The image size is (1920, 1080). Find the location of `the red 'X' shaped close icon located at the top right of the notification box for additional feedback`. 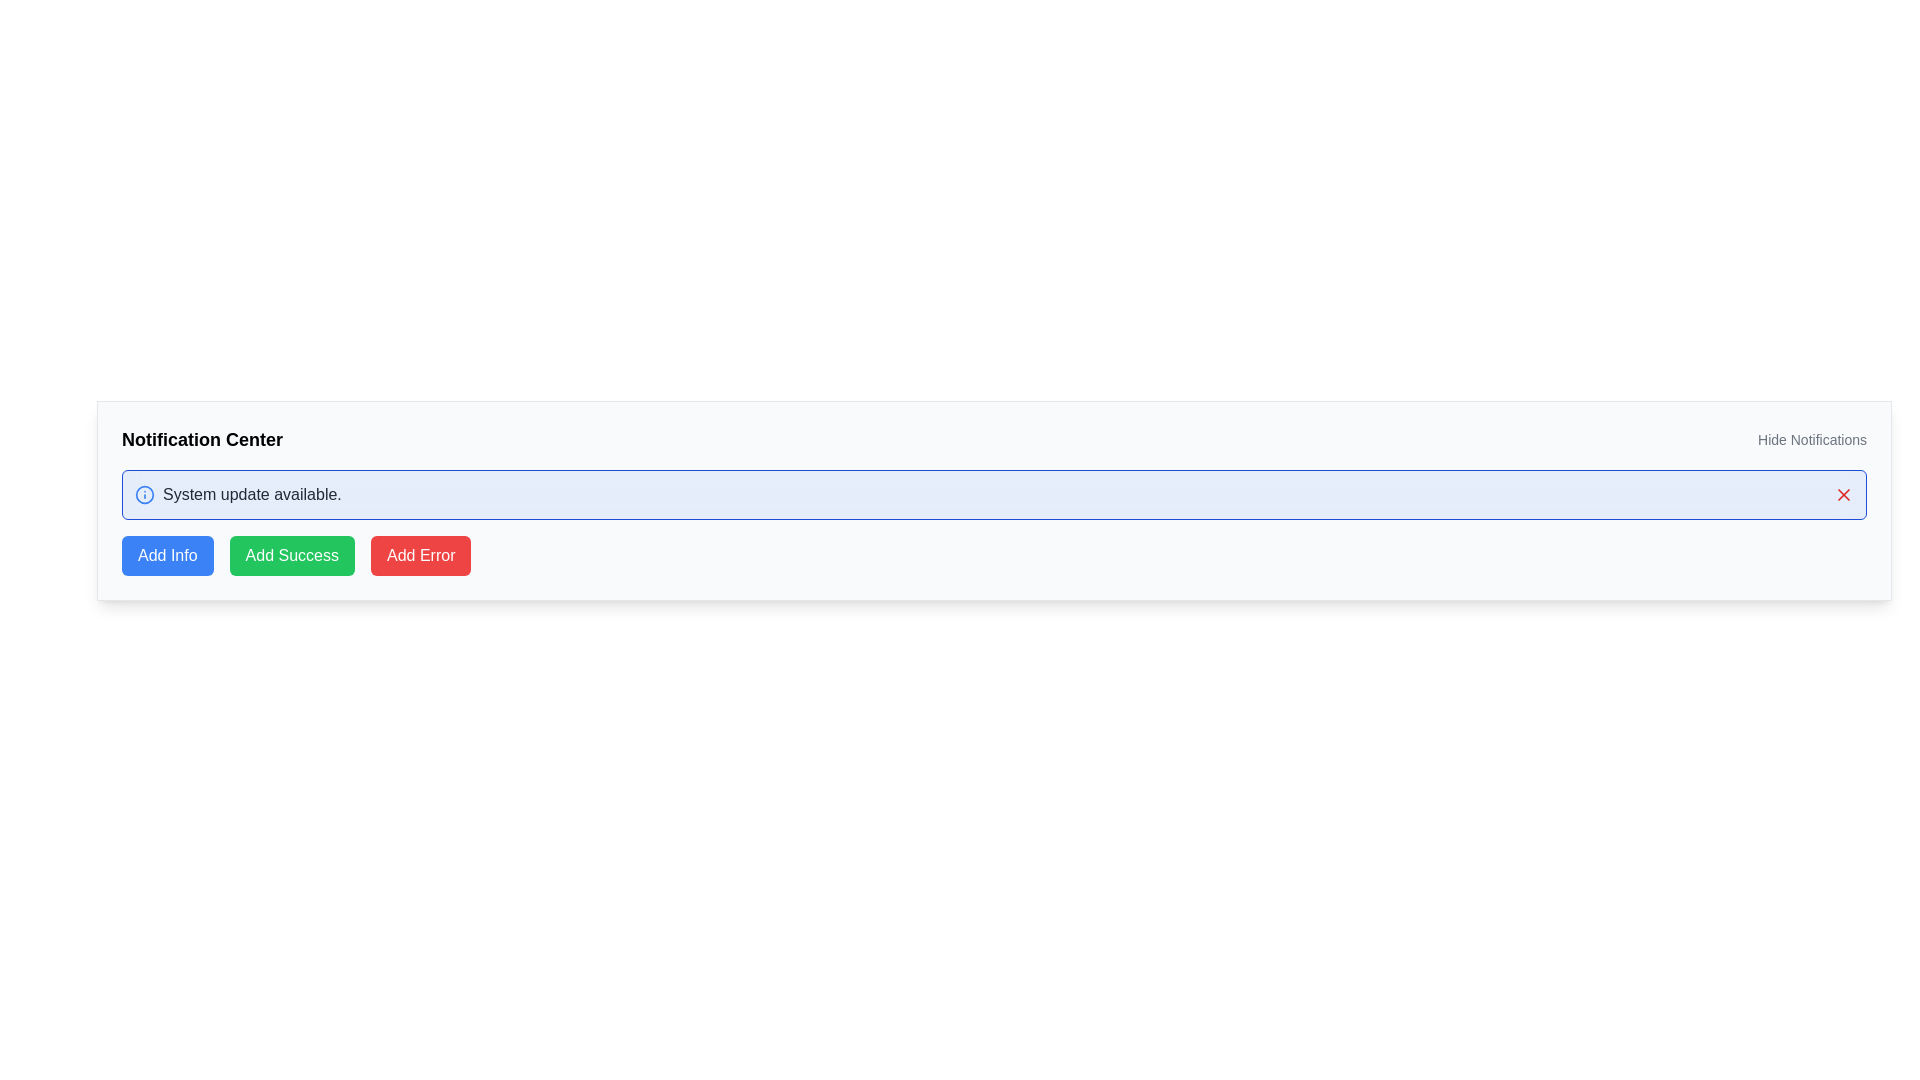

the red 'X' shaped close icon located at the top right of the notification box for additional feedback is located at coordinates (1842, 494).